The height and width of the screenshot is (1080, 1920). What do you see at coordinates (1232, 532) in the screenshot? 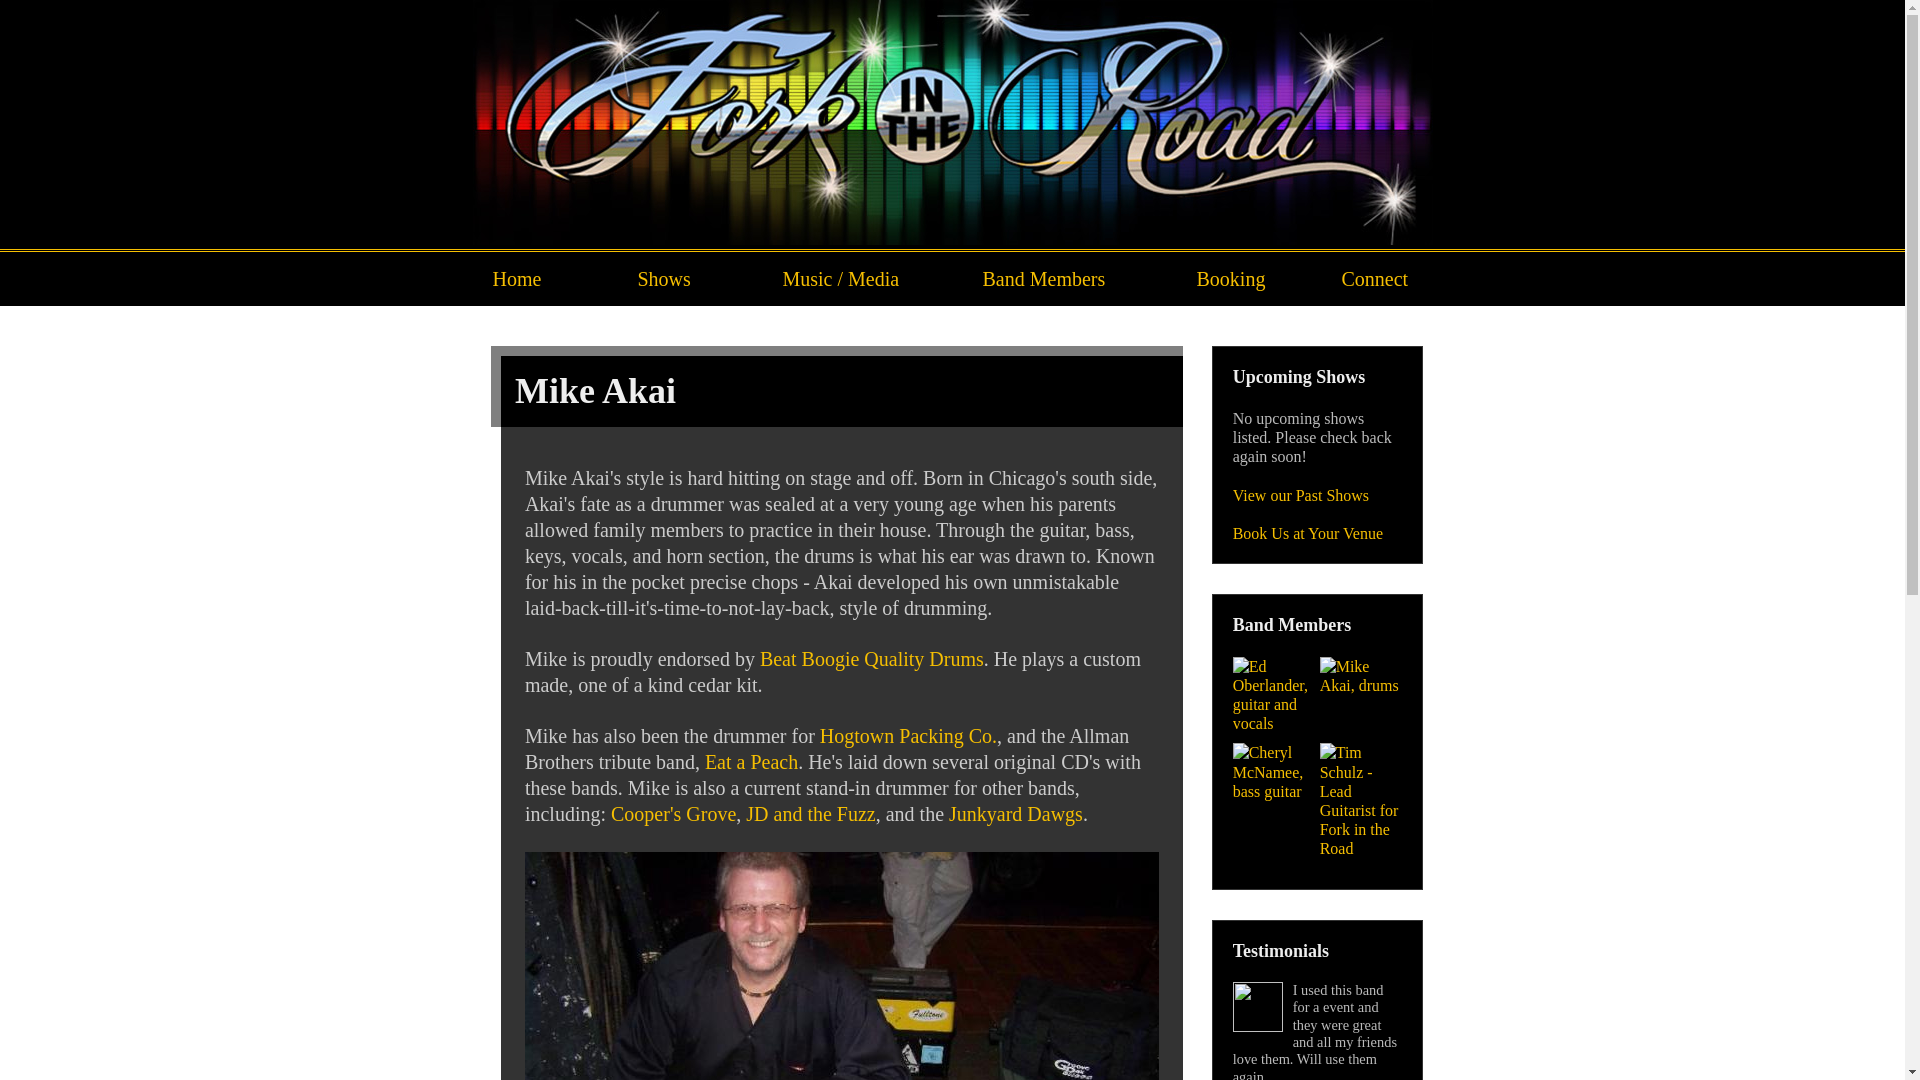
I see `'Book Us at Your Venue'` at bounding box center [1232, 532].